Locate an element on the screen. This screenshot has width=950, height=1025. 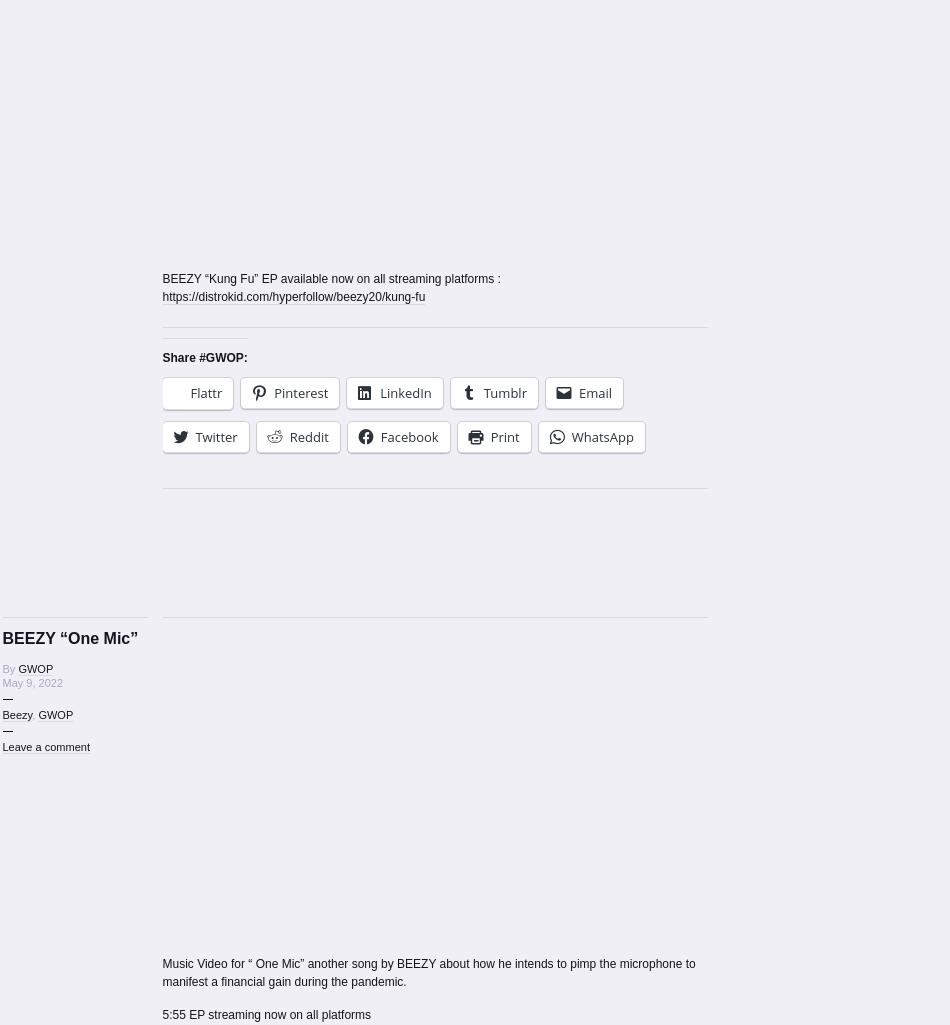
'Twitter' is located at coordinates (216, 435).